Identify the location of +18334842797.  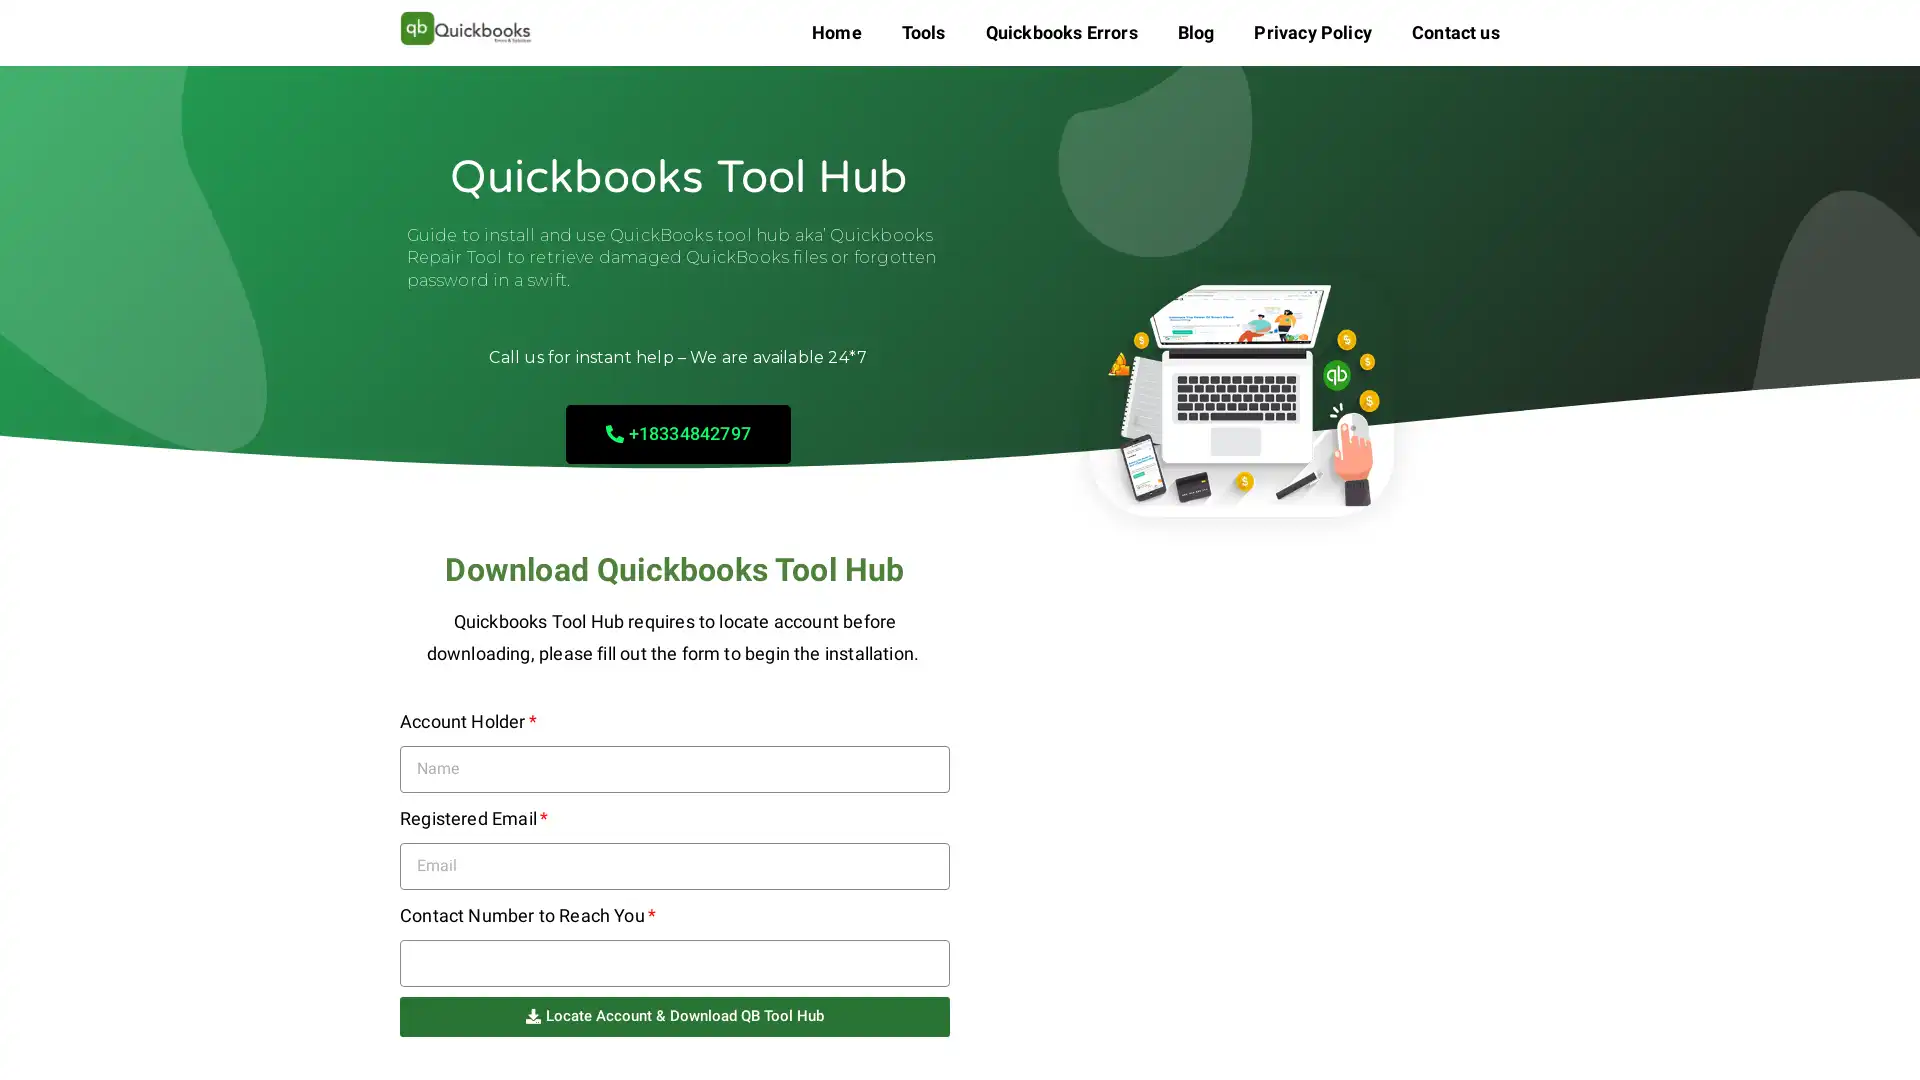
(677, 432).